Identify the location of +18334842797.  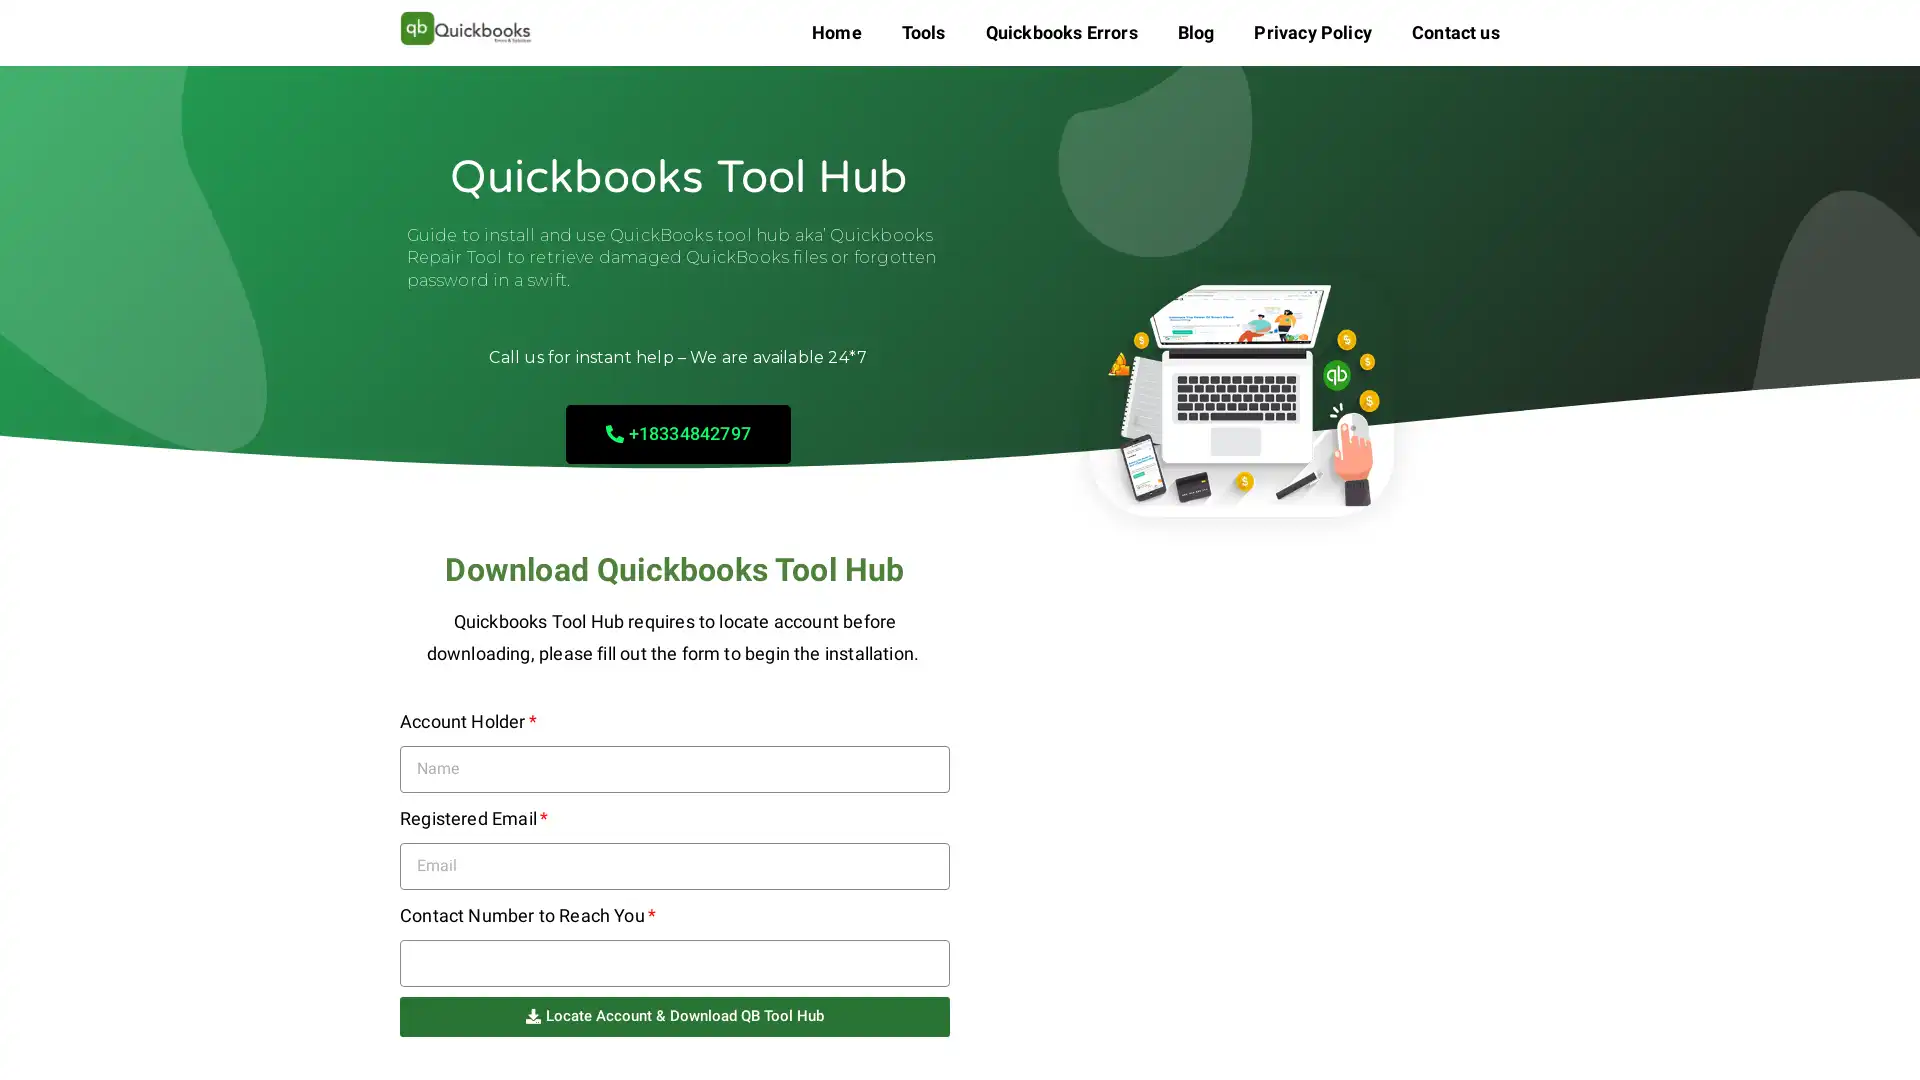
(677, 432).